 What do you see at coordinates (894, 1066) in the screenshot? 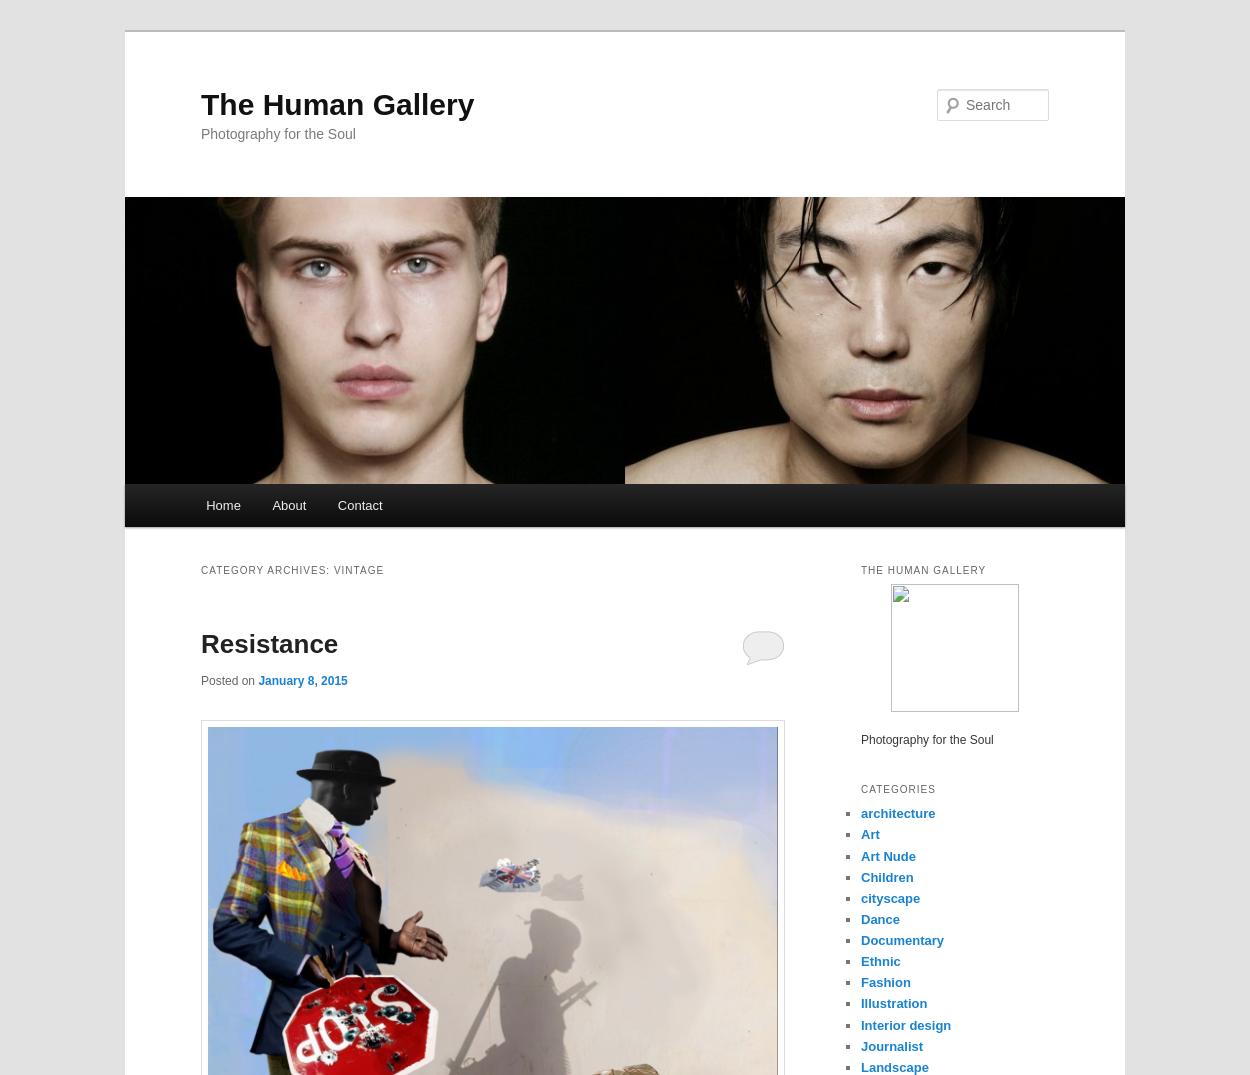
I see `'Landscape'` at bounding box center [894, 1066].